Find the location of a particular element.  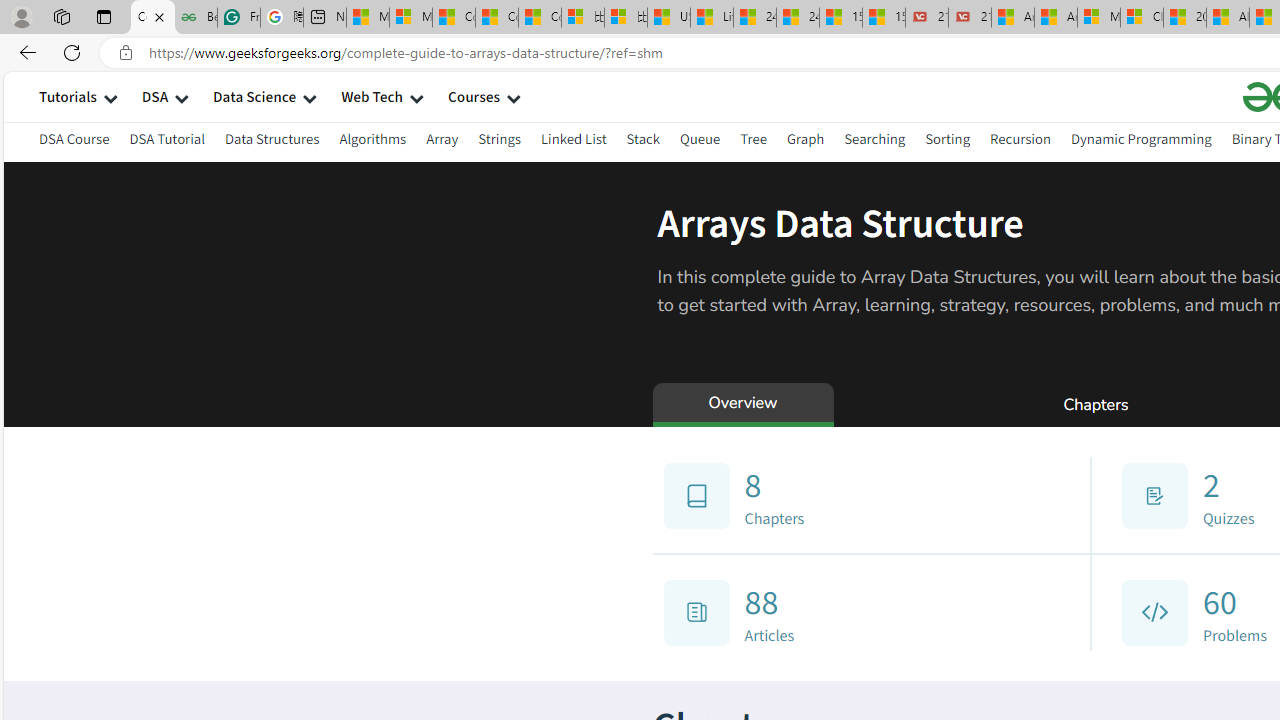

'Tree' is located at coordinates (752, 141).